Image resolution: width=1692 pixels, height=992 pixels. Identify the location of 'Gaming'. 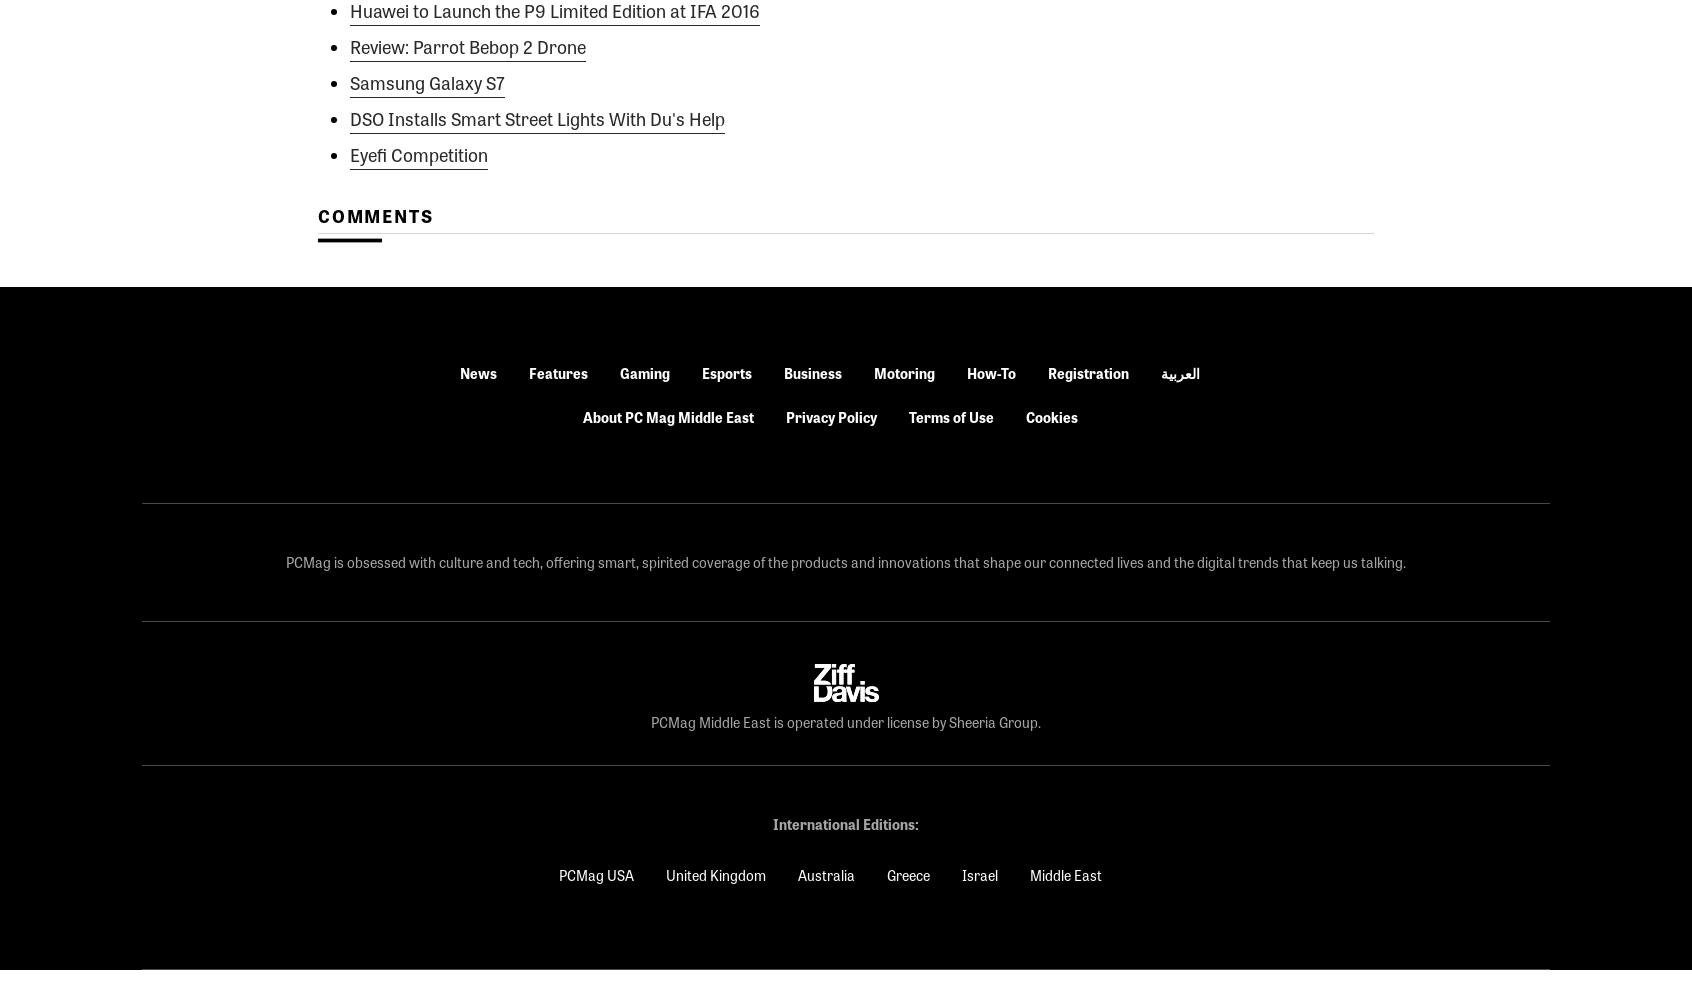
(644, 371).